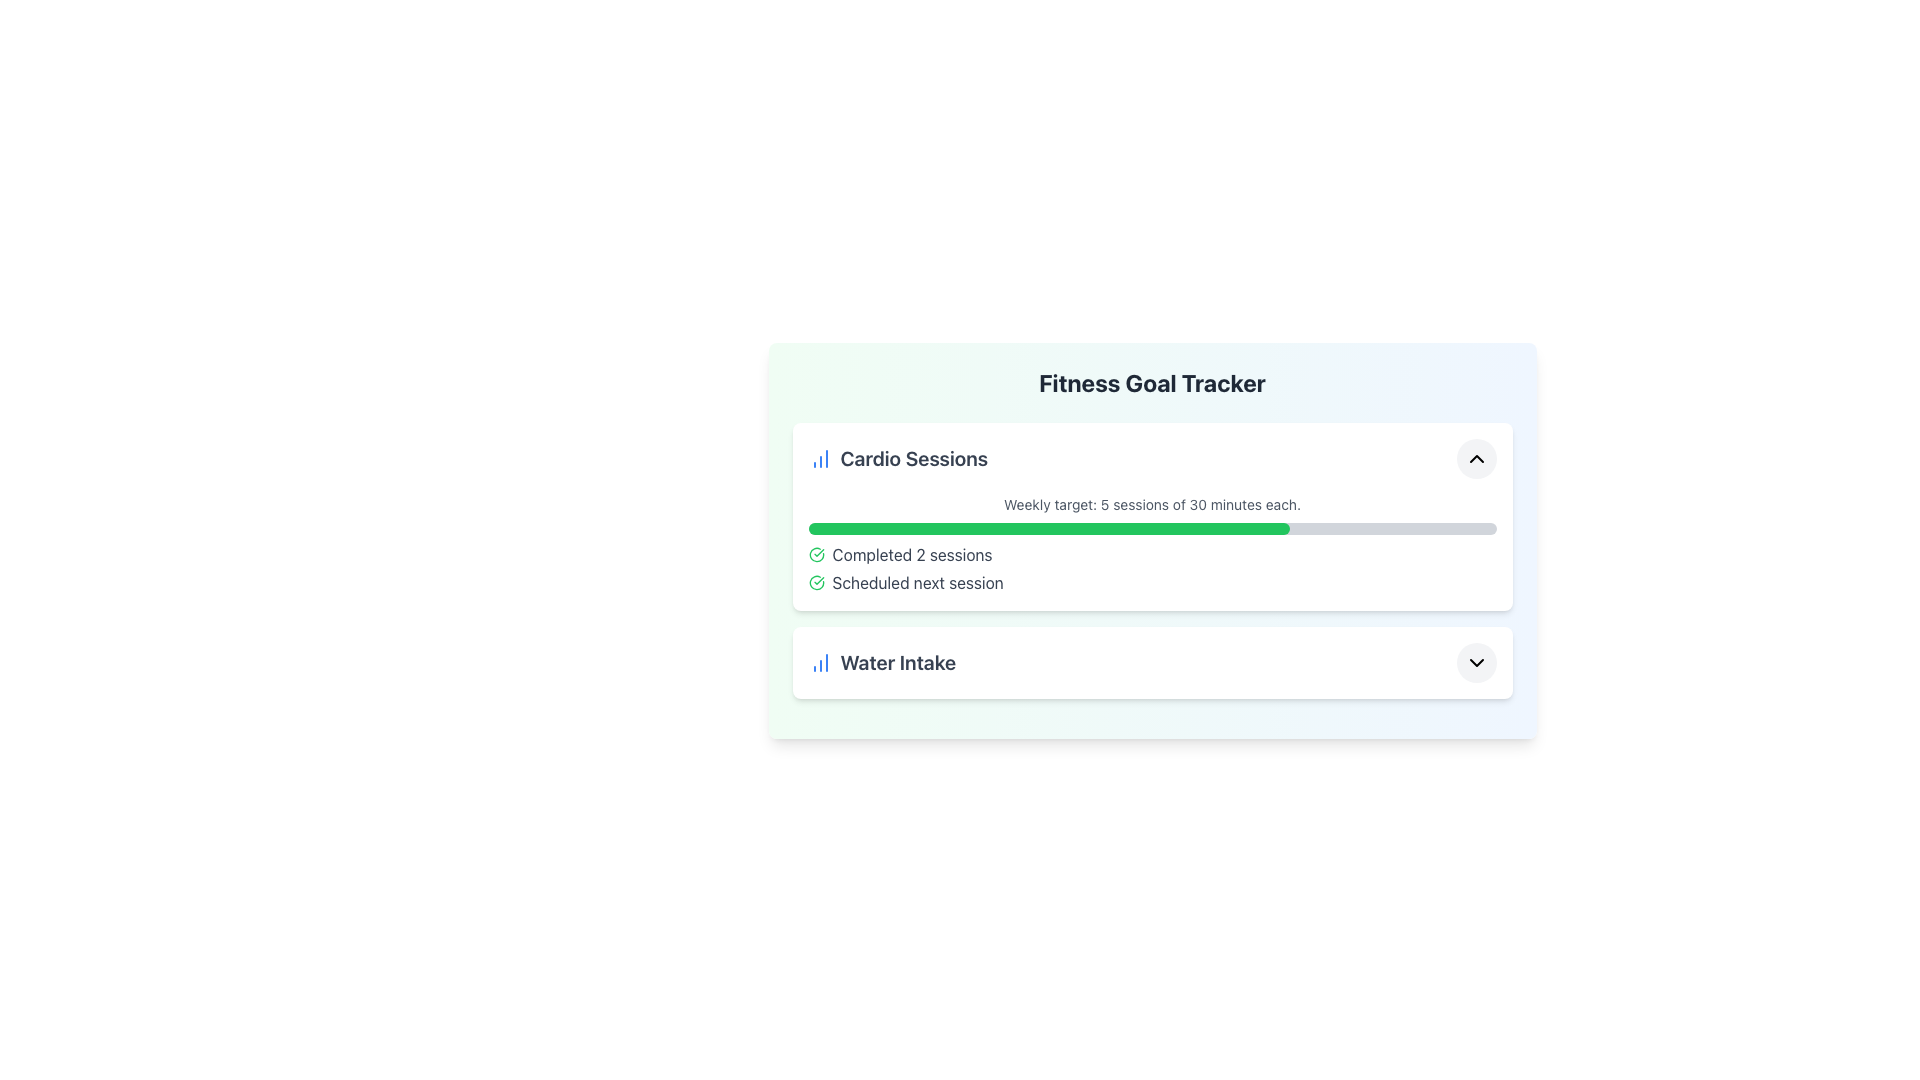 Image resolution: width=1920 pixels, height=1080 pixels. I want to click on the upward navigation icon located in the circular button at the top-right area of the 'Cardio Sessions' card, so click(1476, 459).